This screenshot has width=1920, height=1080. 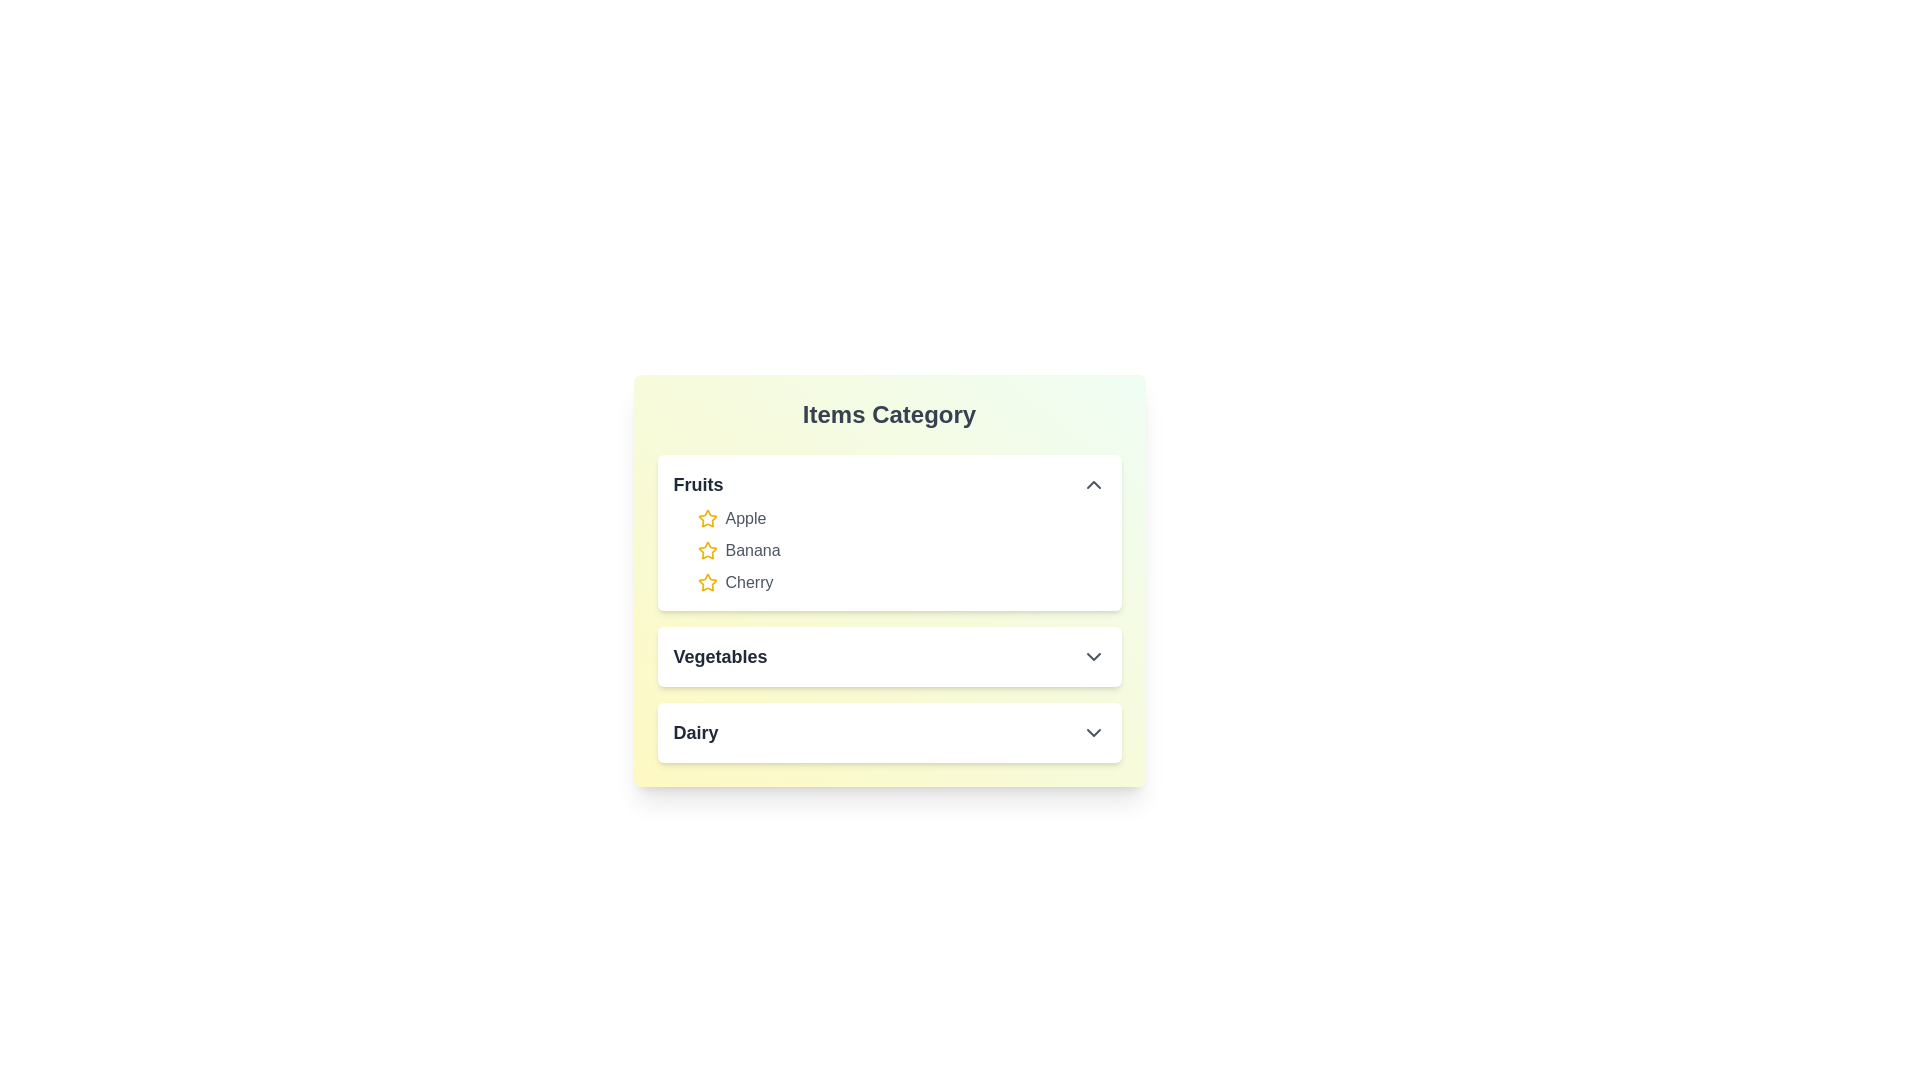 What do you see at coordinates (748, 582) in the screenshot?
I see `the item Cherry in the expanded category` at bounding box center [748, 582].